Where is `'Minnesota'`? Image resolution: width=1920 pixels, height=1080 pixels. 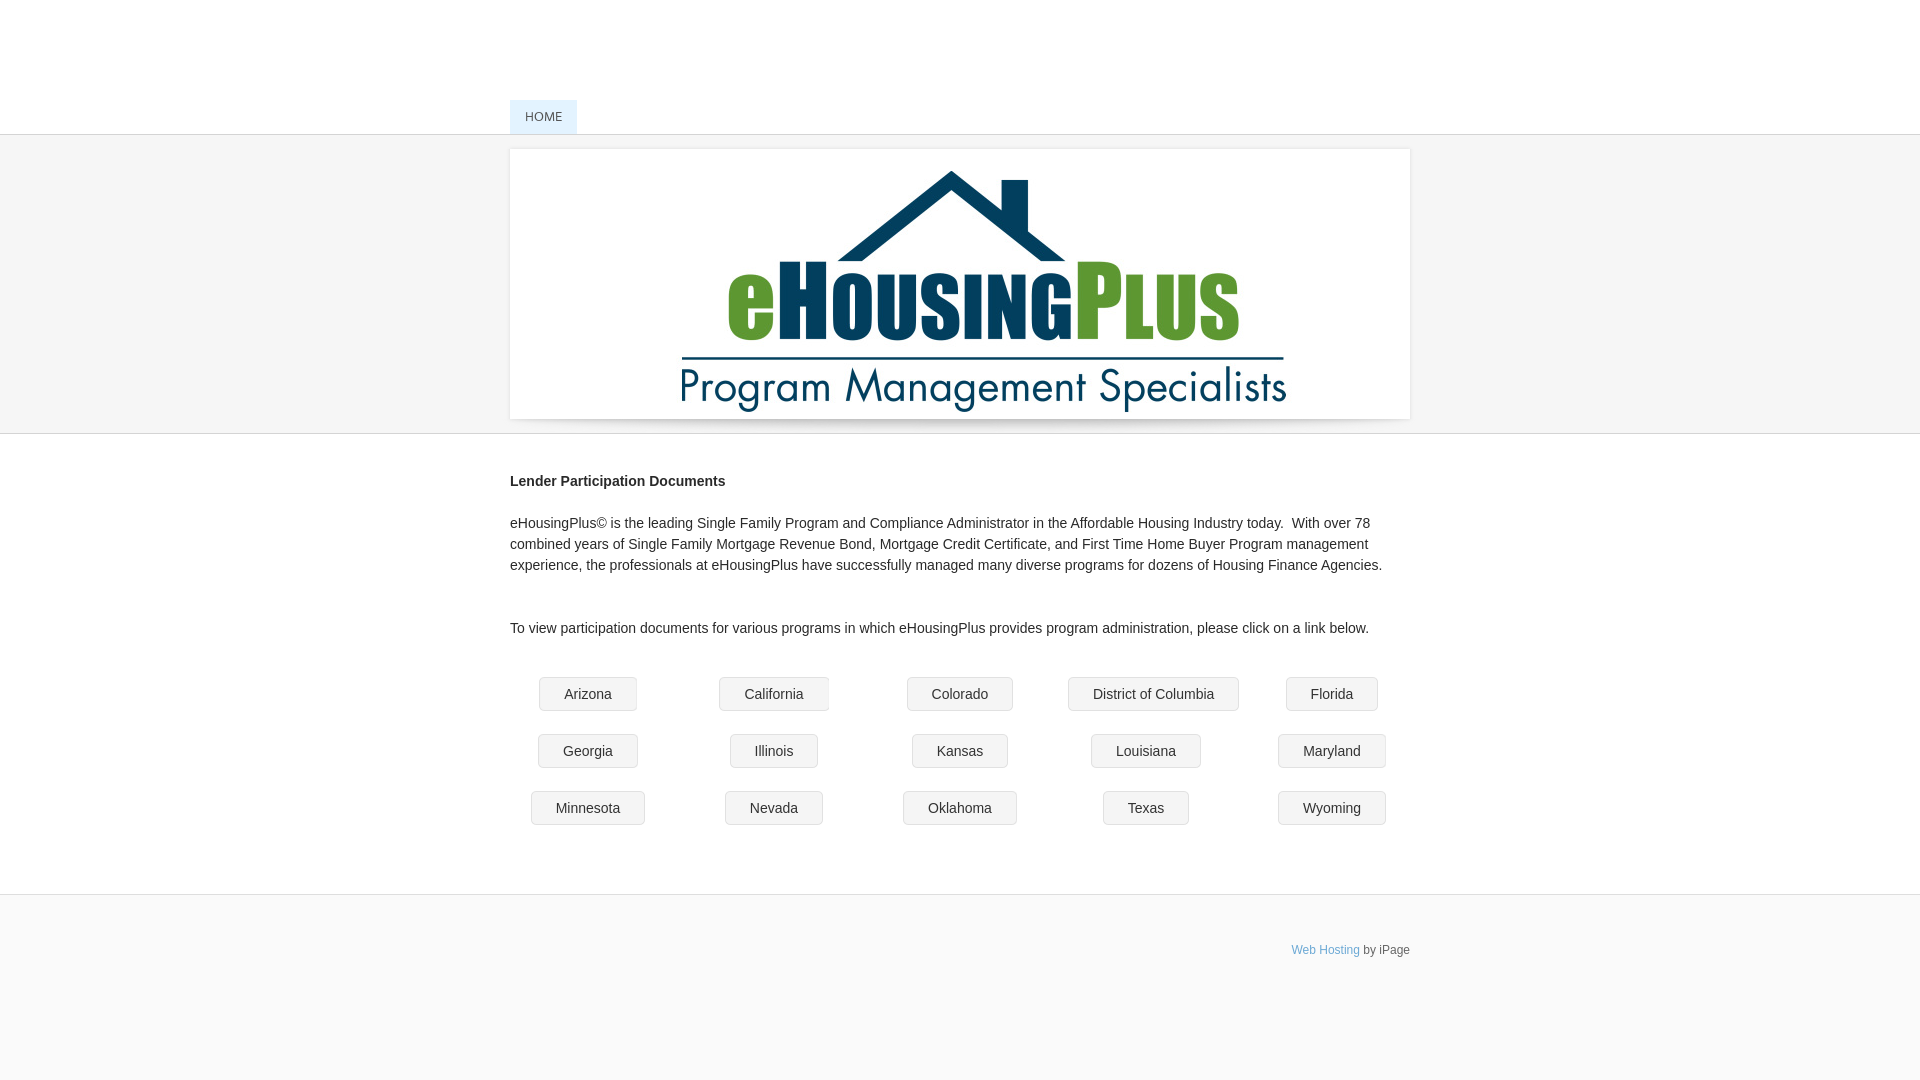 'Minnesota' is located at coordinates (587, 806).